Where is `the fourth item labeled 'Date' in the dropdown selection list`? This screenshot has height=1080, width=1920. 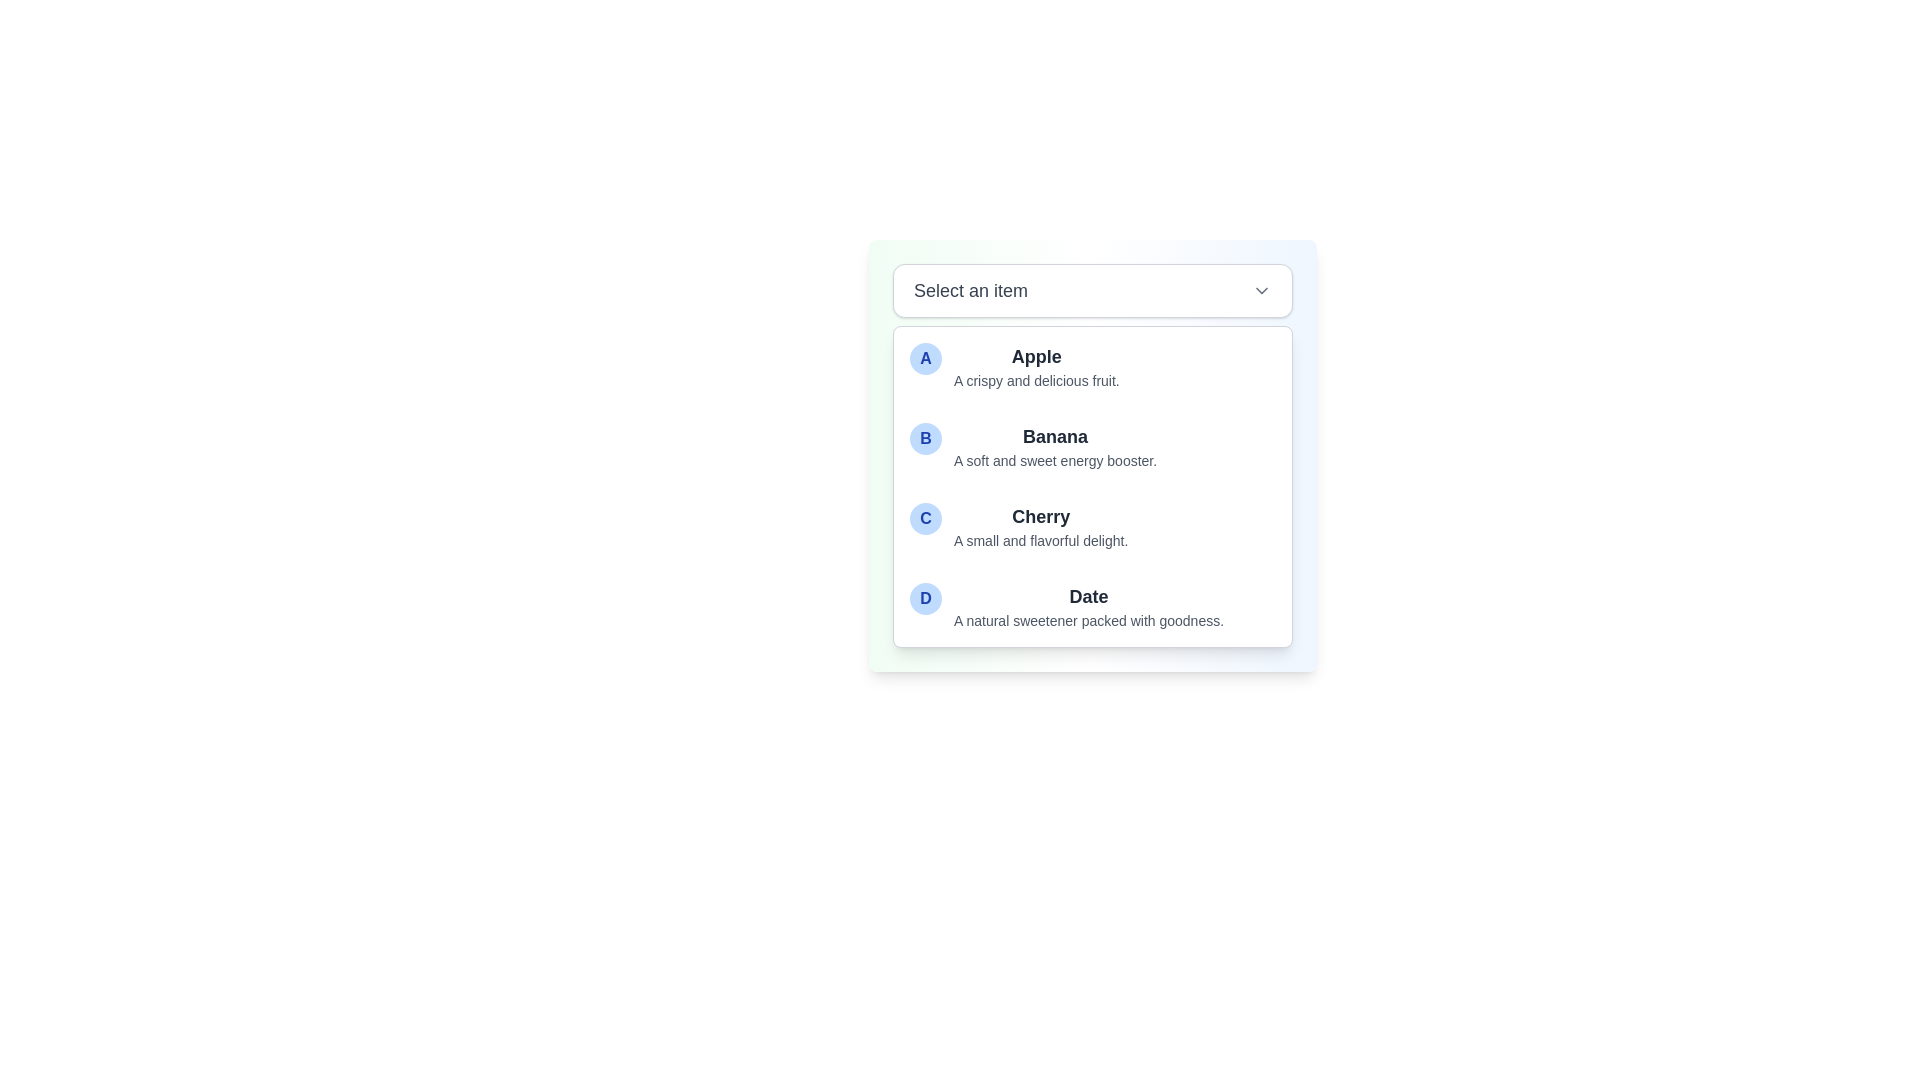 the fourth item labeled 'Date' in the dropdown selection list is located at coordinates (1088, 605).